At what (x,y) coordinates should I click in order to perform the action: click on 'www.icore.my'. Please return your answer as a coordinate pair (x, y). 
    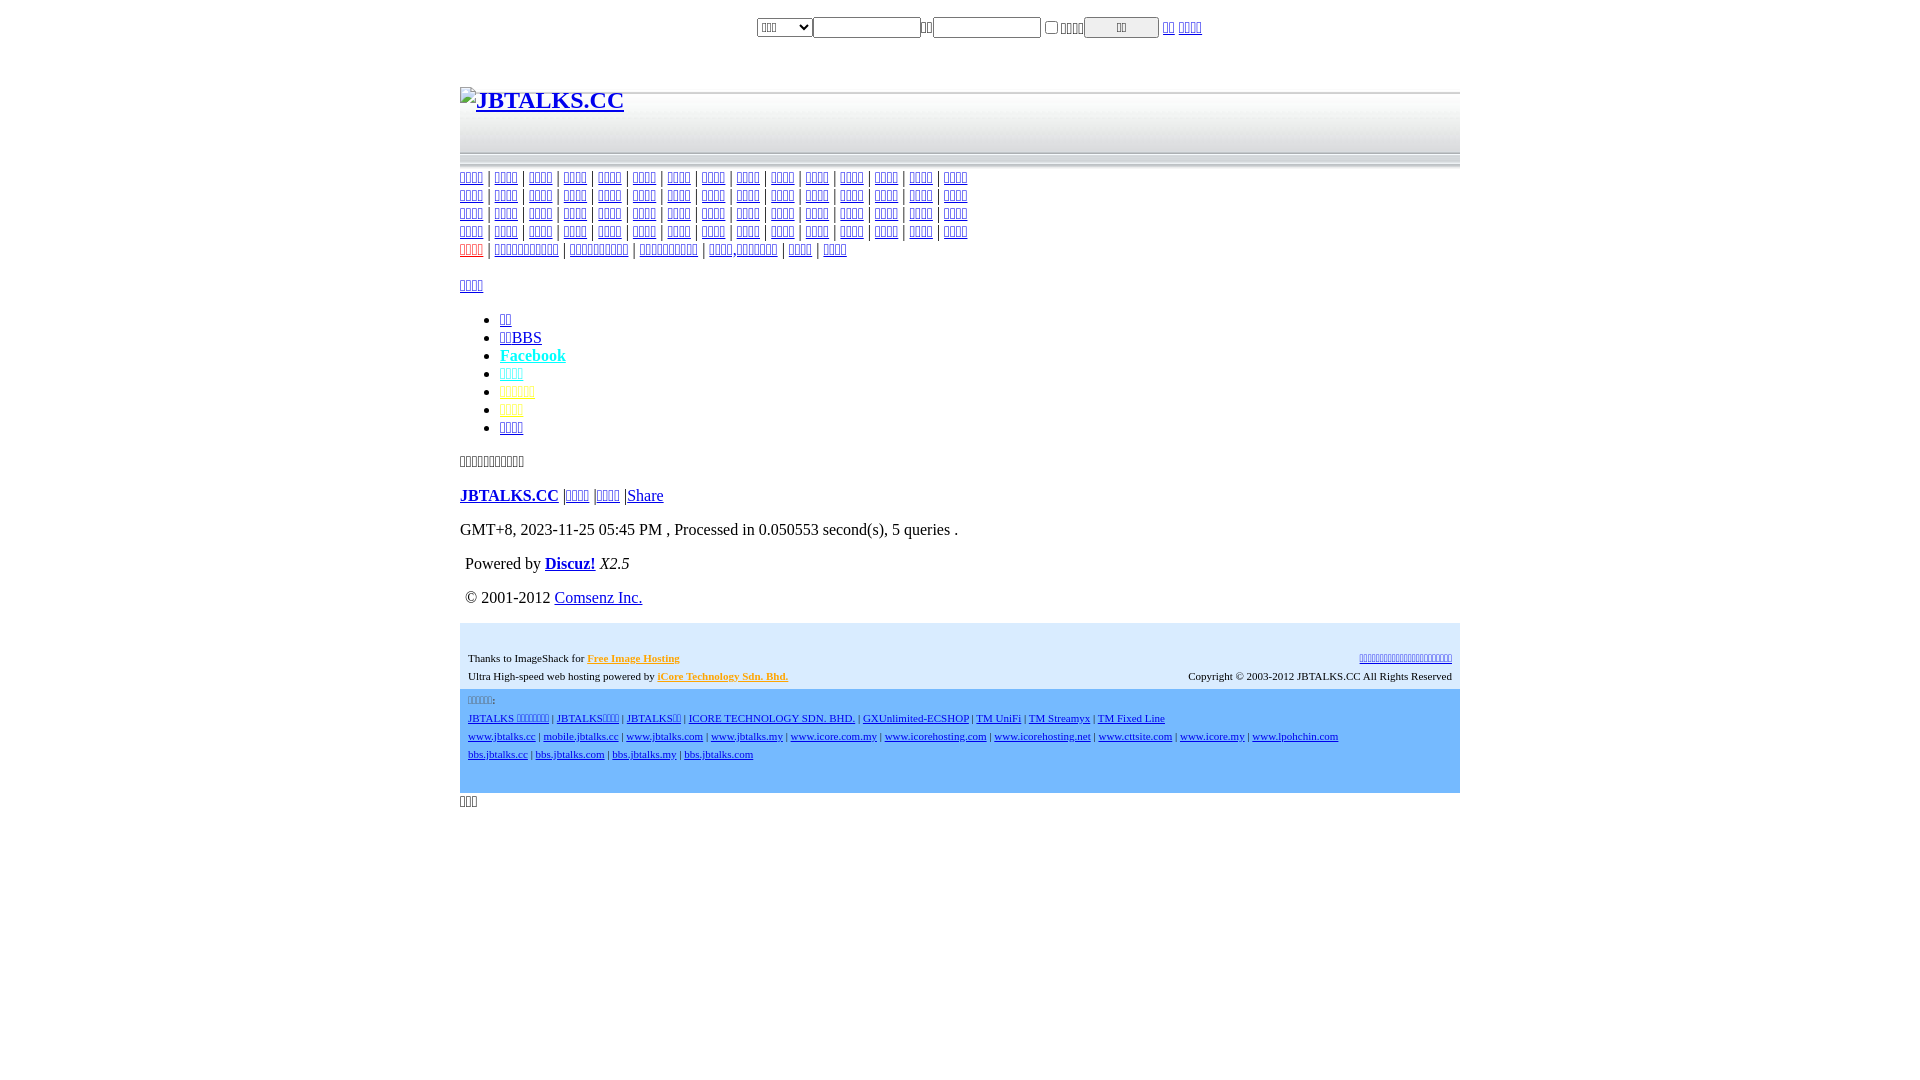
    Looking at the image, I should click on (1180, 736).